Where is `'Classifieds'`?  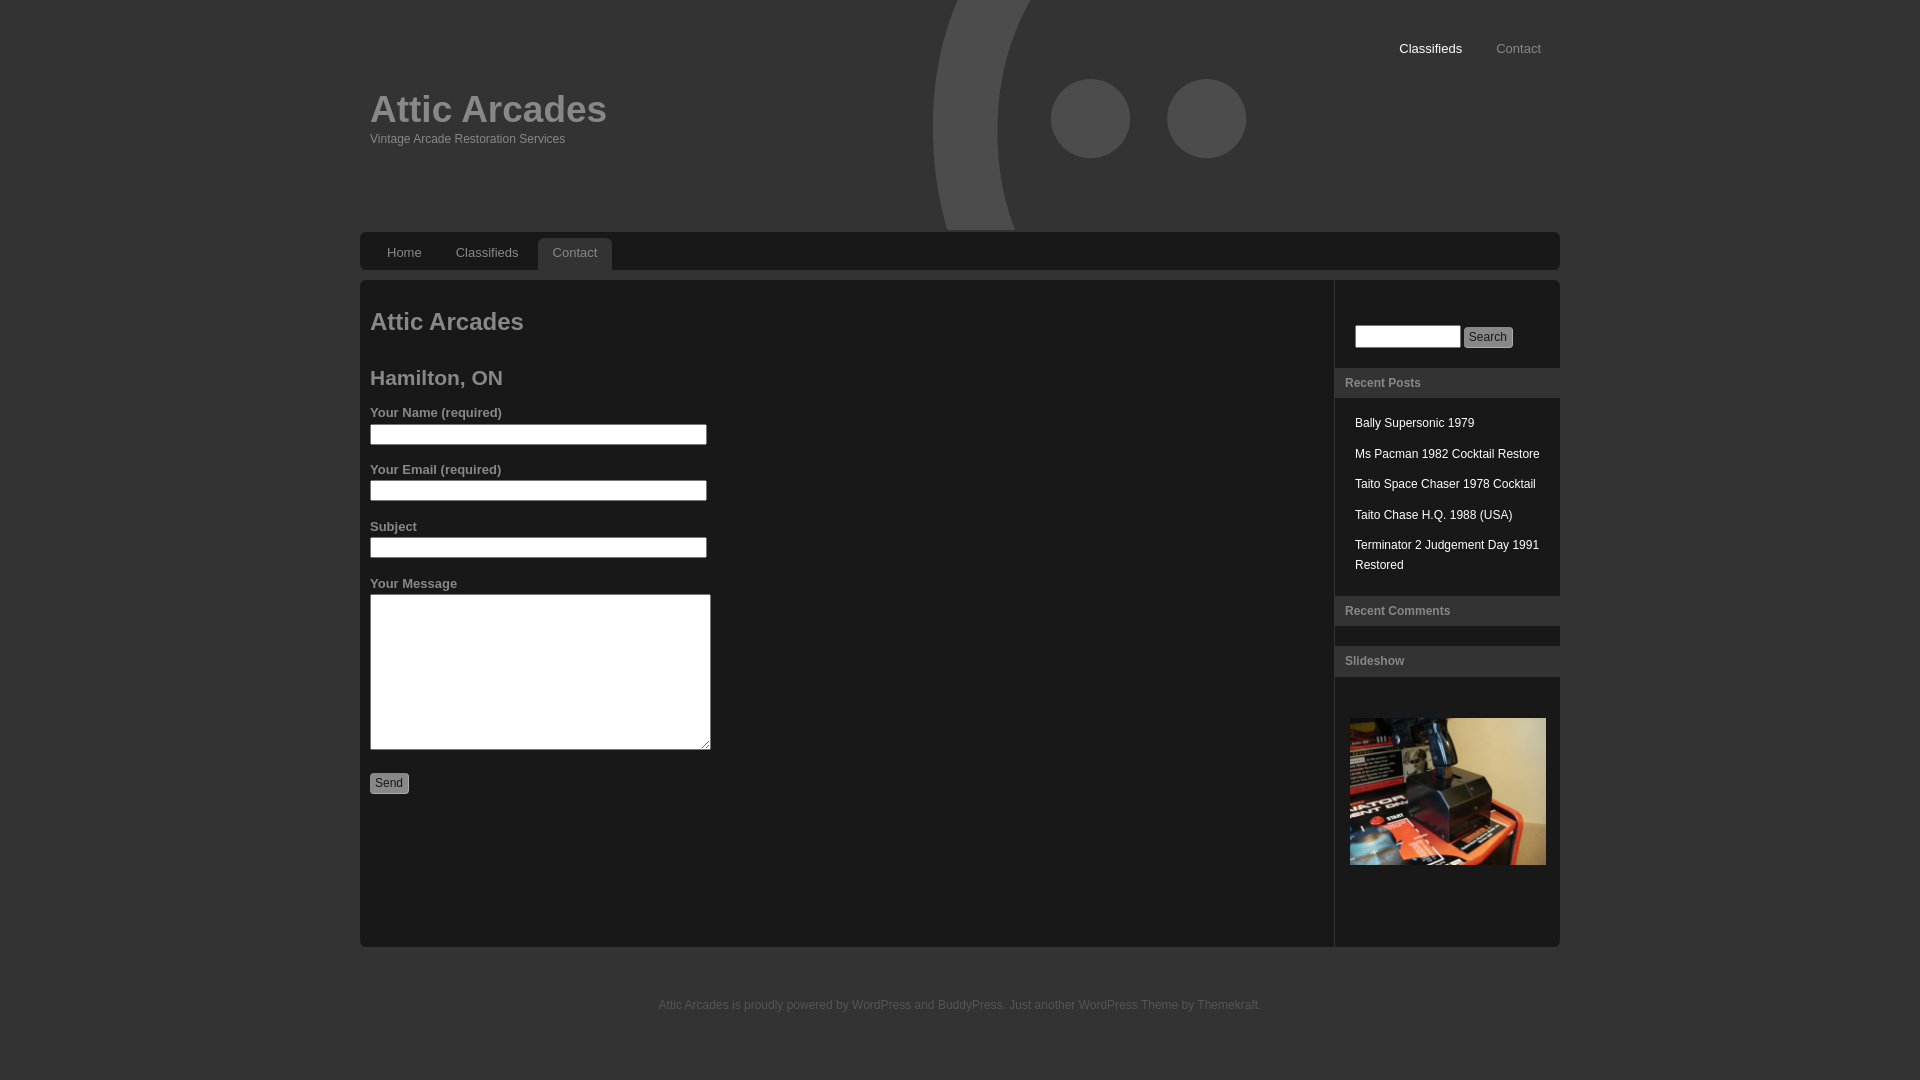 'Classifieds' is located at coordinates (487, 253).